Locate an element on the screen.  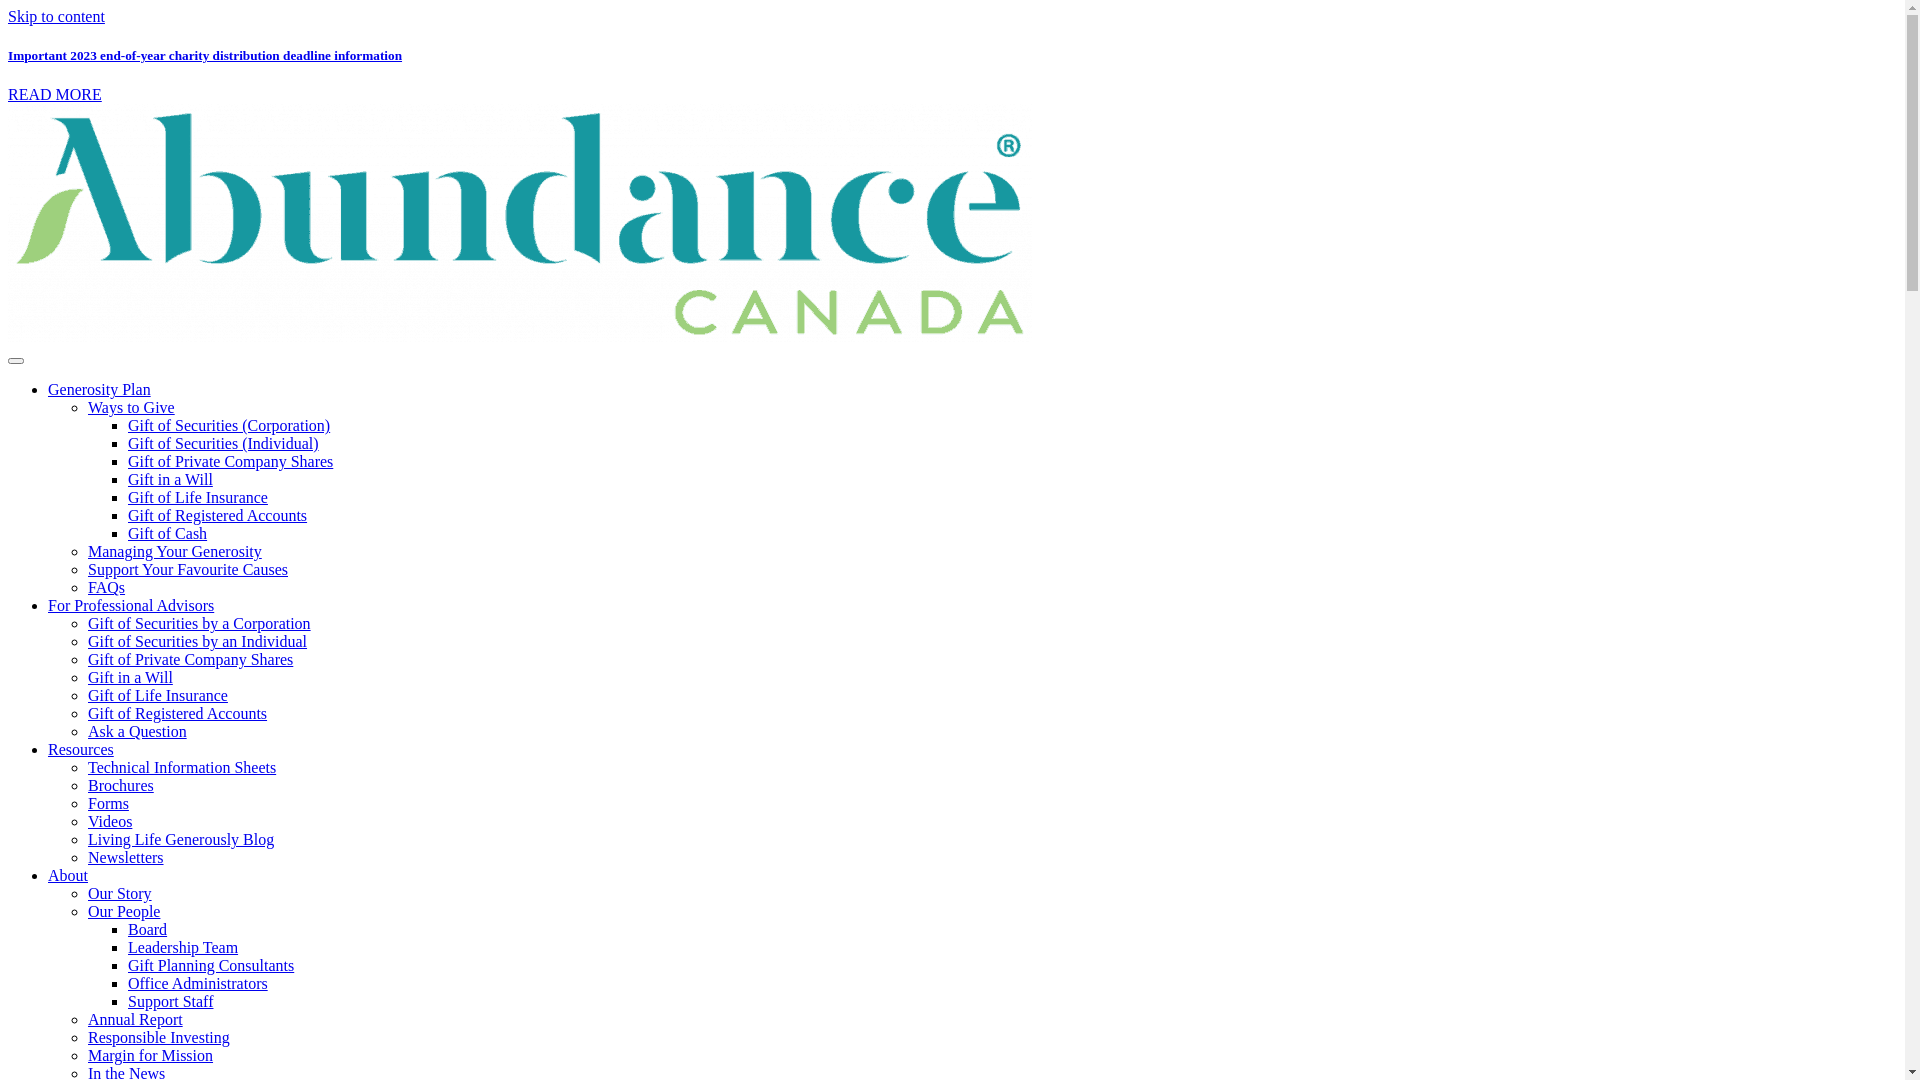
'Annual Report' is located at coordinates (134, 1019).